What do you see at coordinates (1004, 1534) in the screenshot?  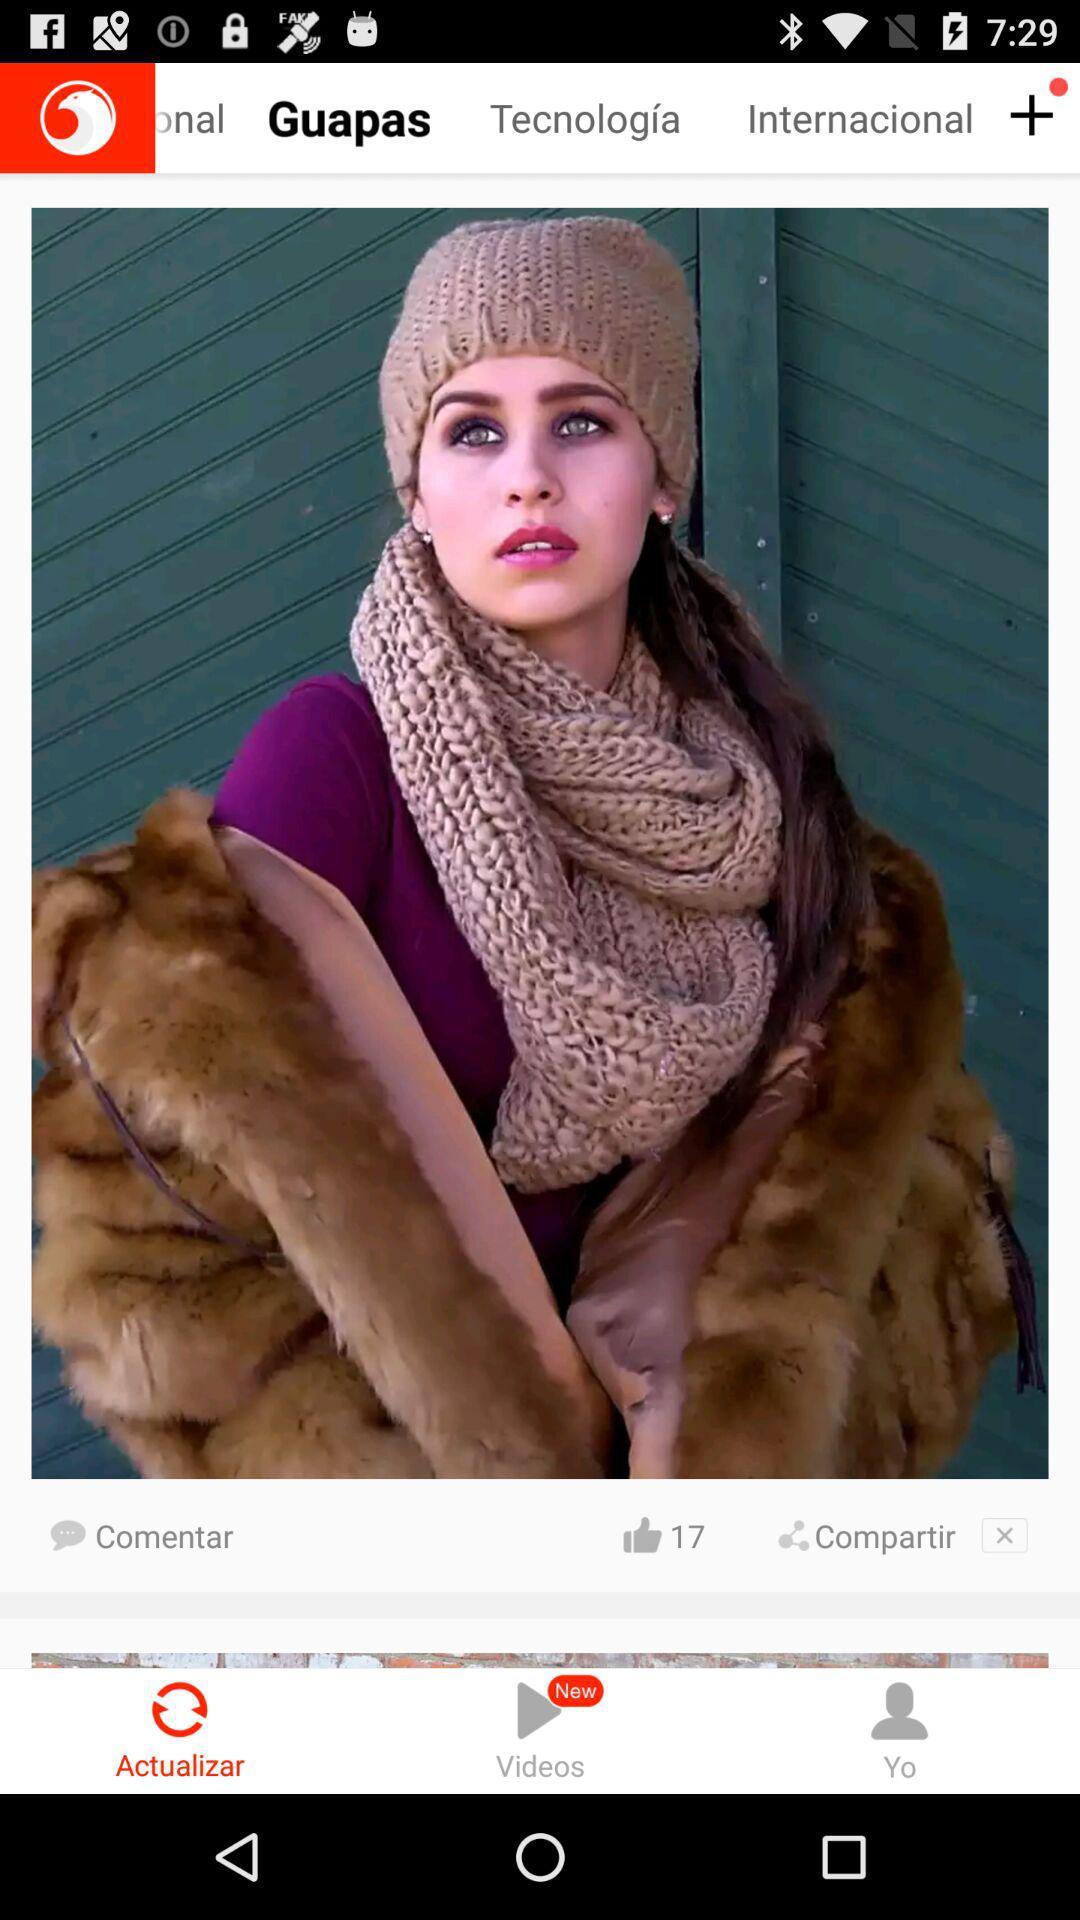 I see `option` at bounding box center [1004, 1534].